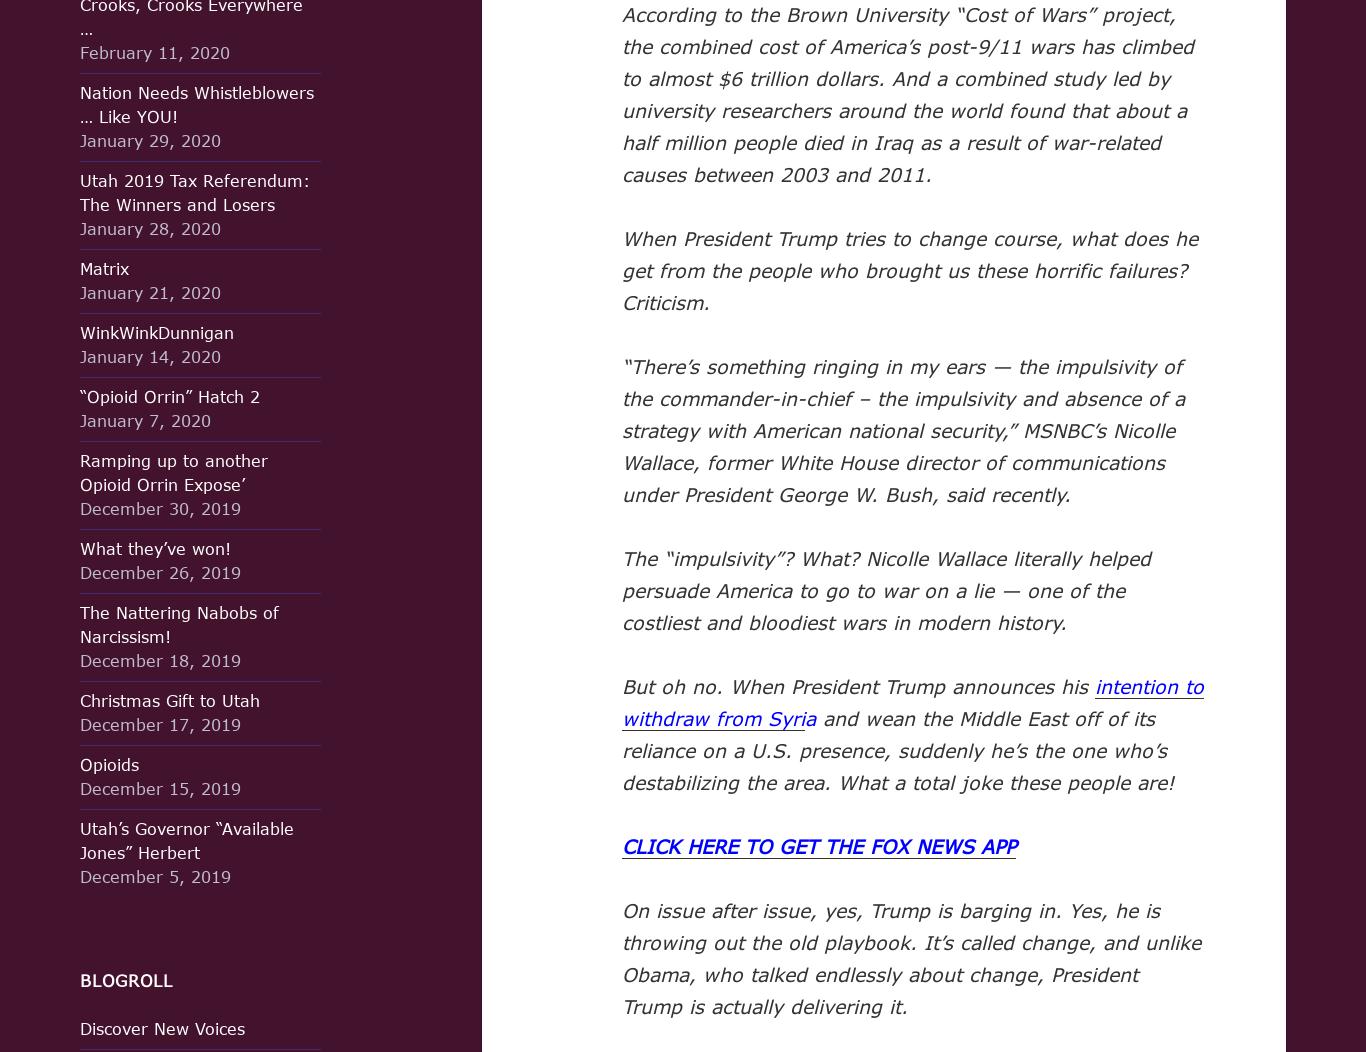  Describe the element at coordinates (159, 507) in the screenshot. I see `'December 30, 2019'` at that location.